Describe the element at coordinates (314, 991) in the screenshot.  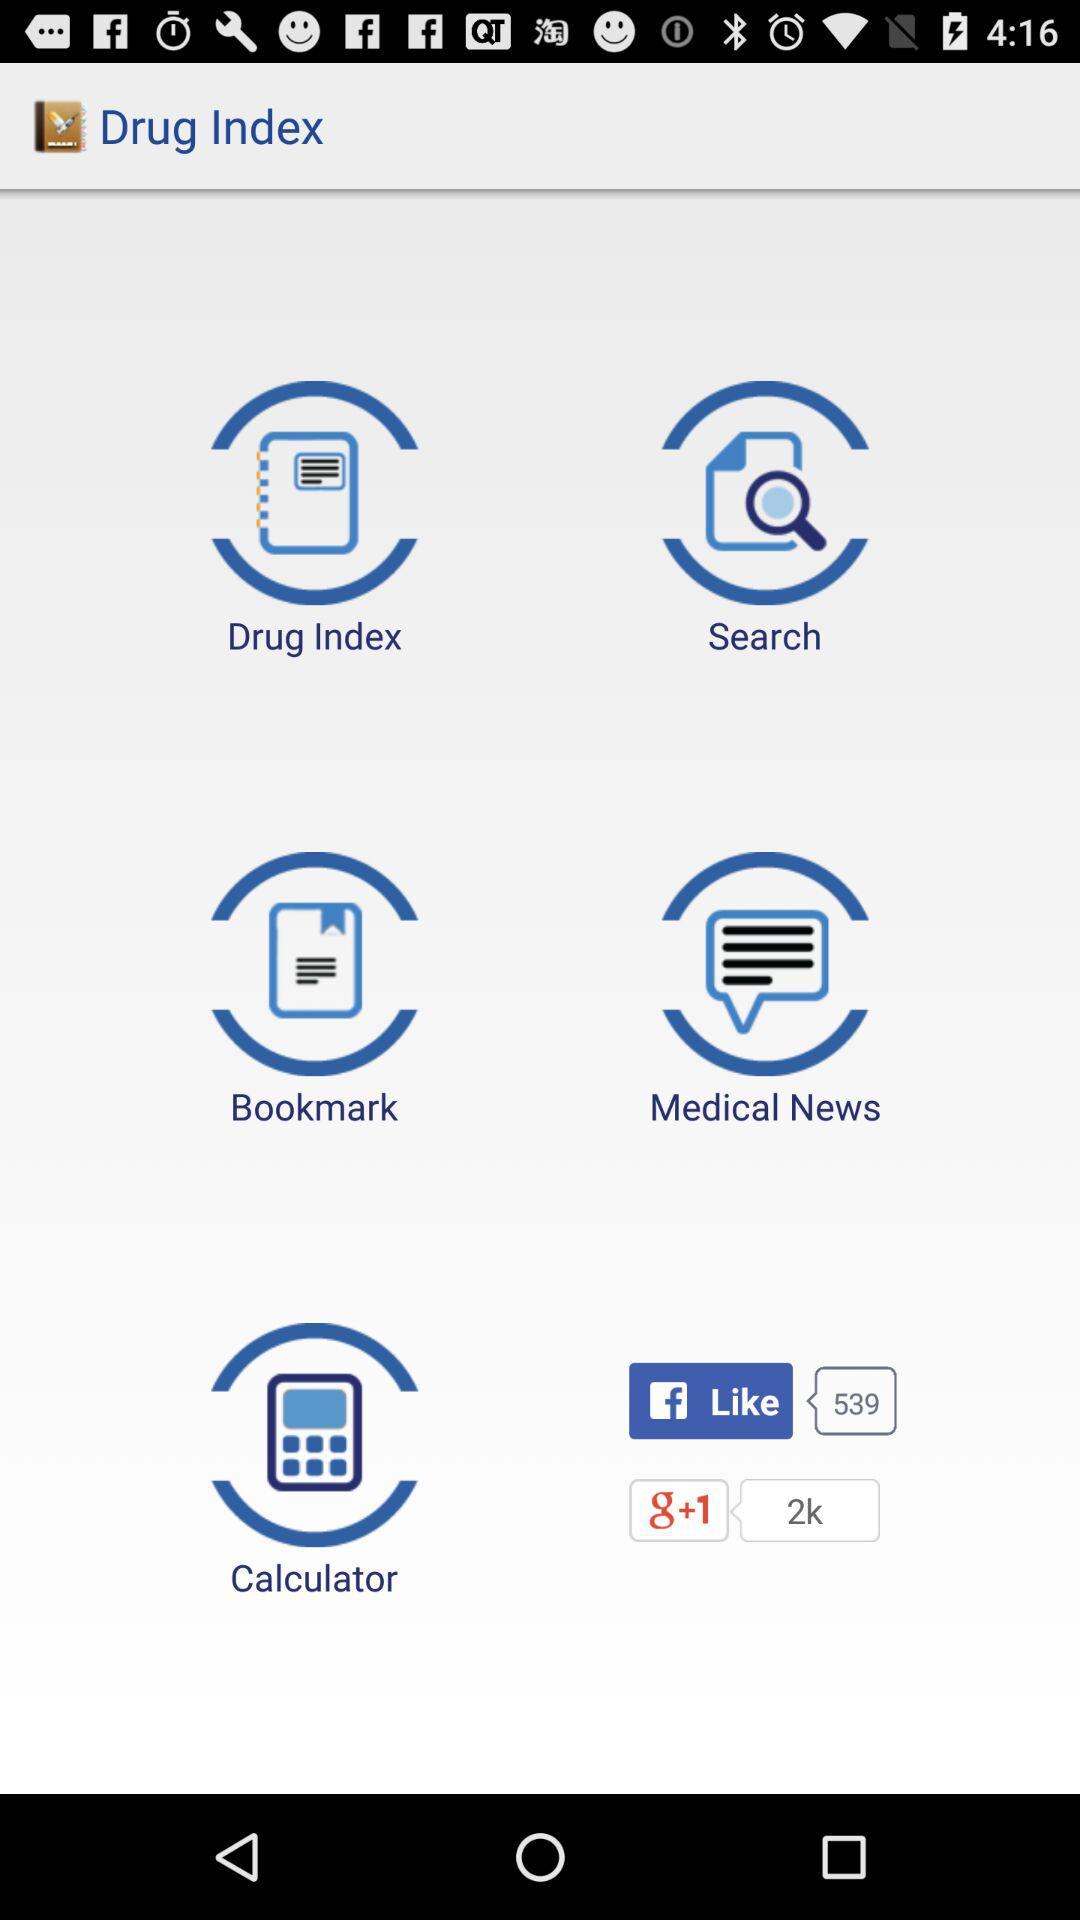
I see `the icon next to the medical news icon` at that location.